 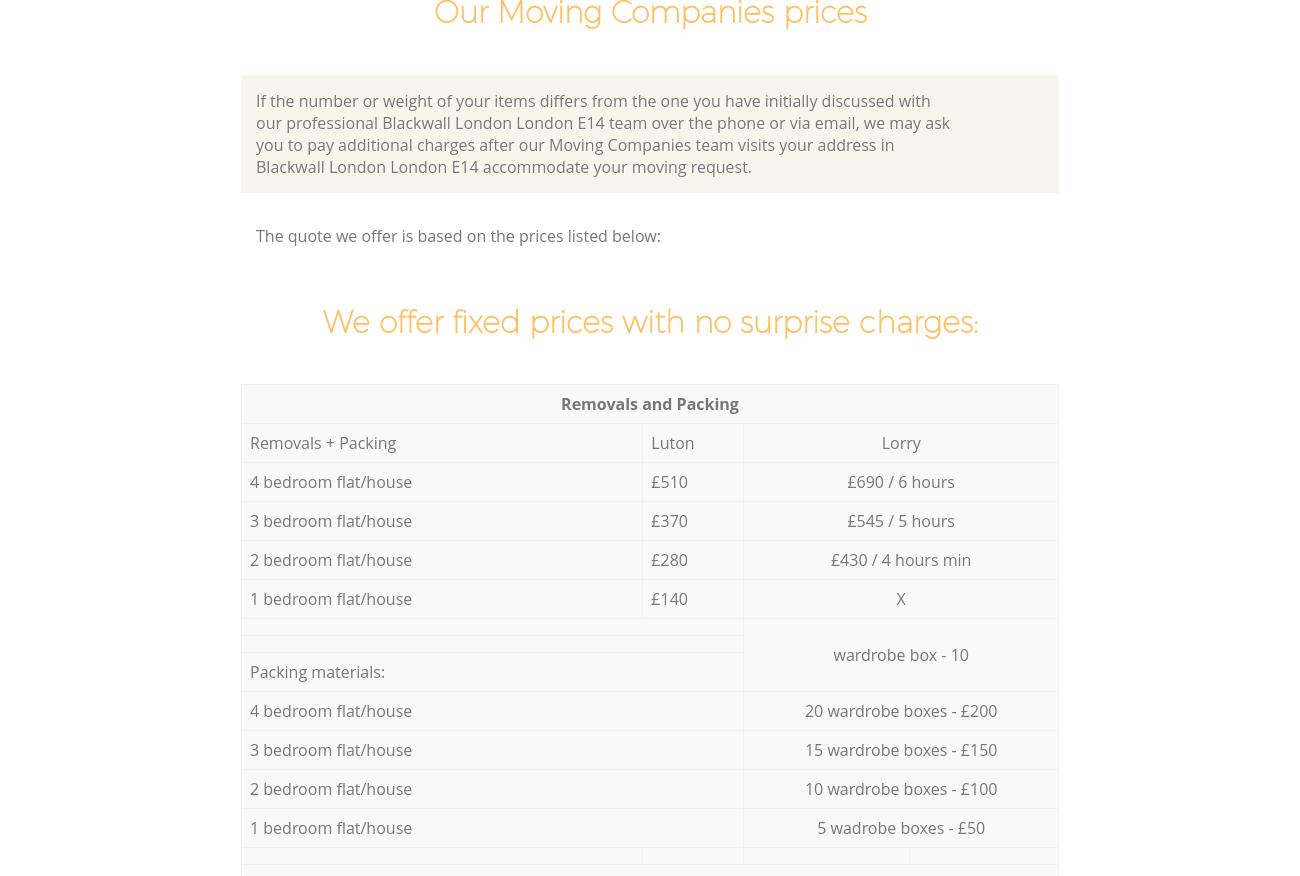 I want to click on '£370', so click(x=650, y=520).